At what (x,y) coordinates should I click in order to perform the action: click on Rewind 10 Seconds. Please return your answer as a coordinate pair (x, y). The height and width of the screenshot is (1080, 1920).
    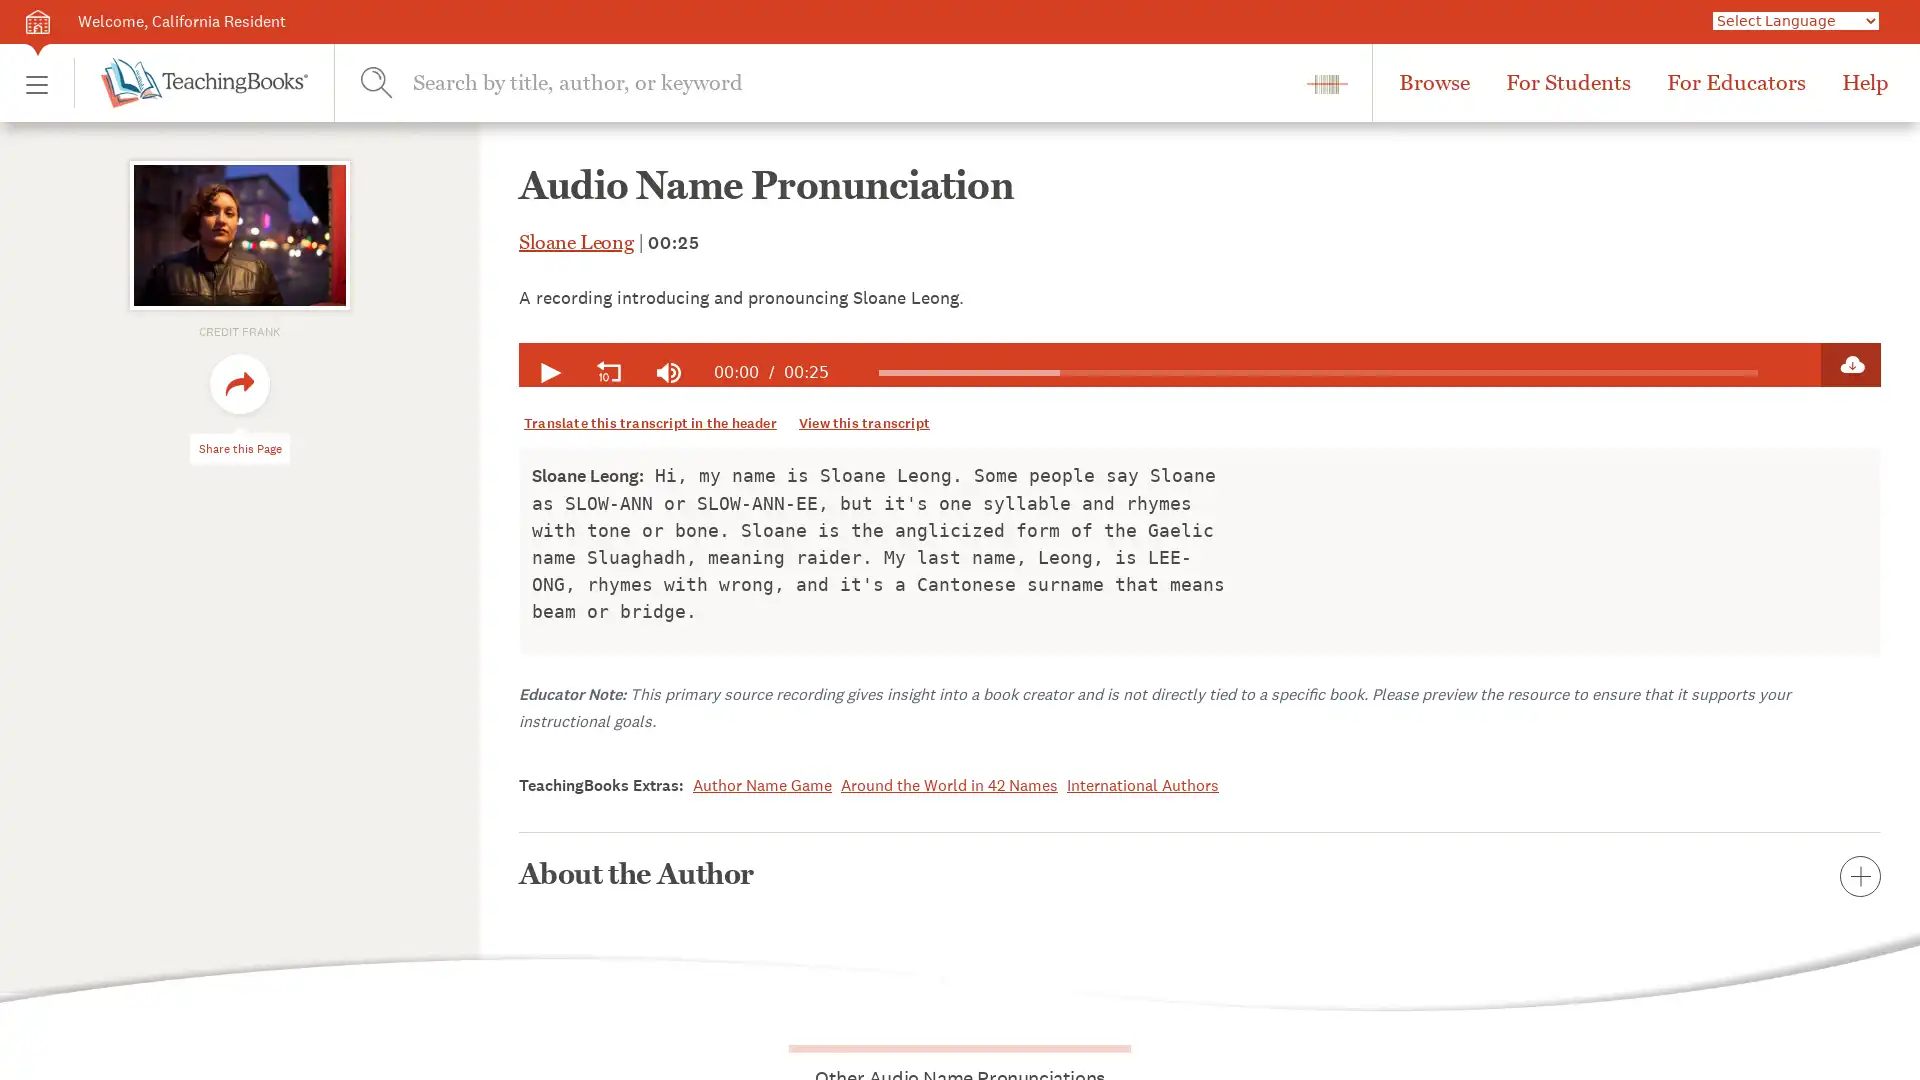
    Looking at the image, I should click on (608, 373).